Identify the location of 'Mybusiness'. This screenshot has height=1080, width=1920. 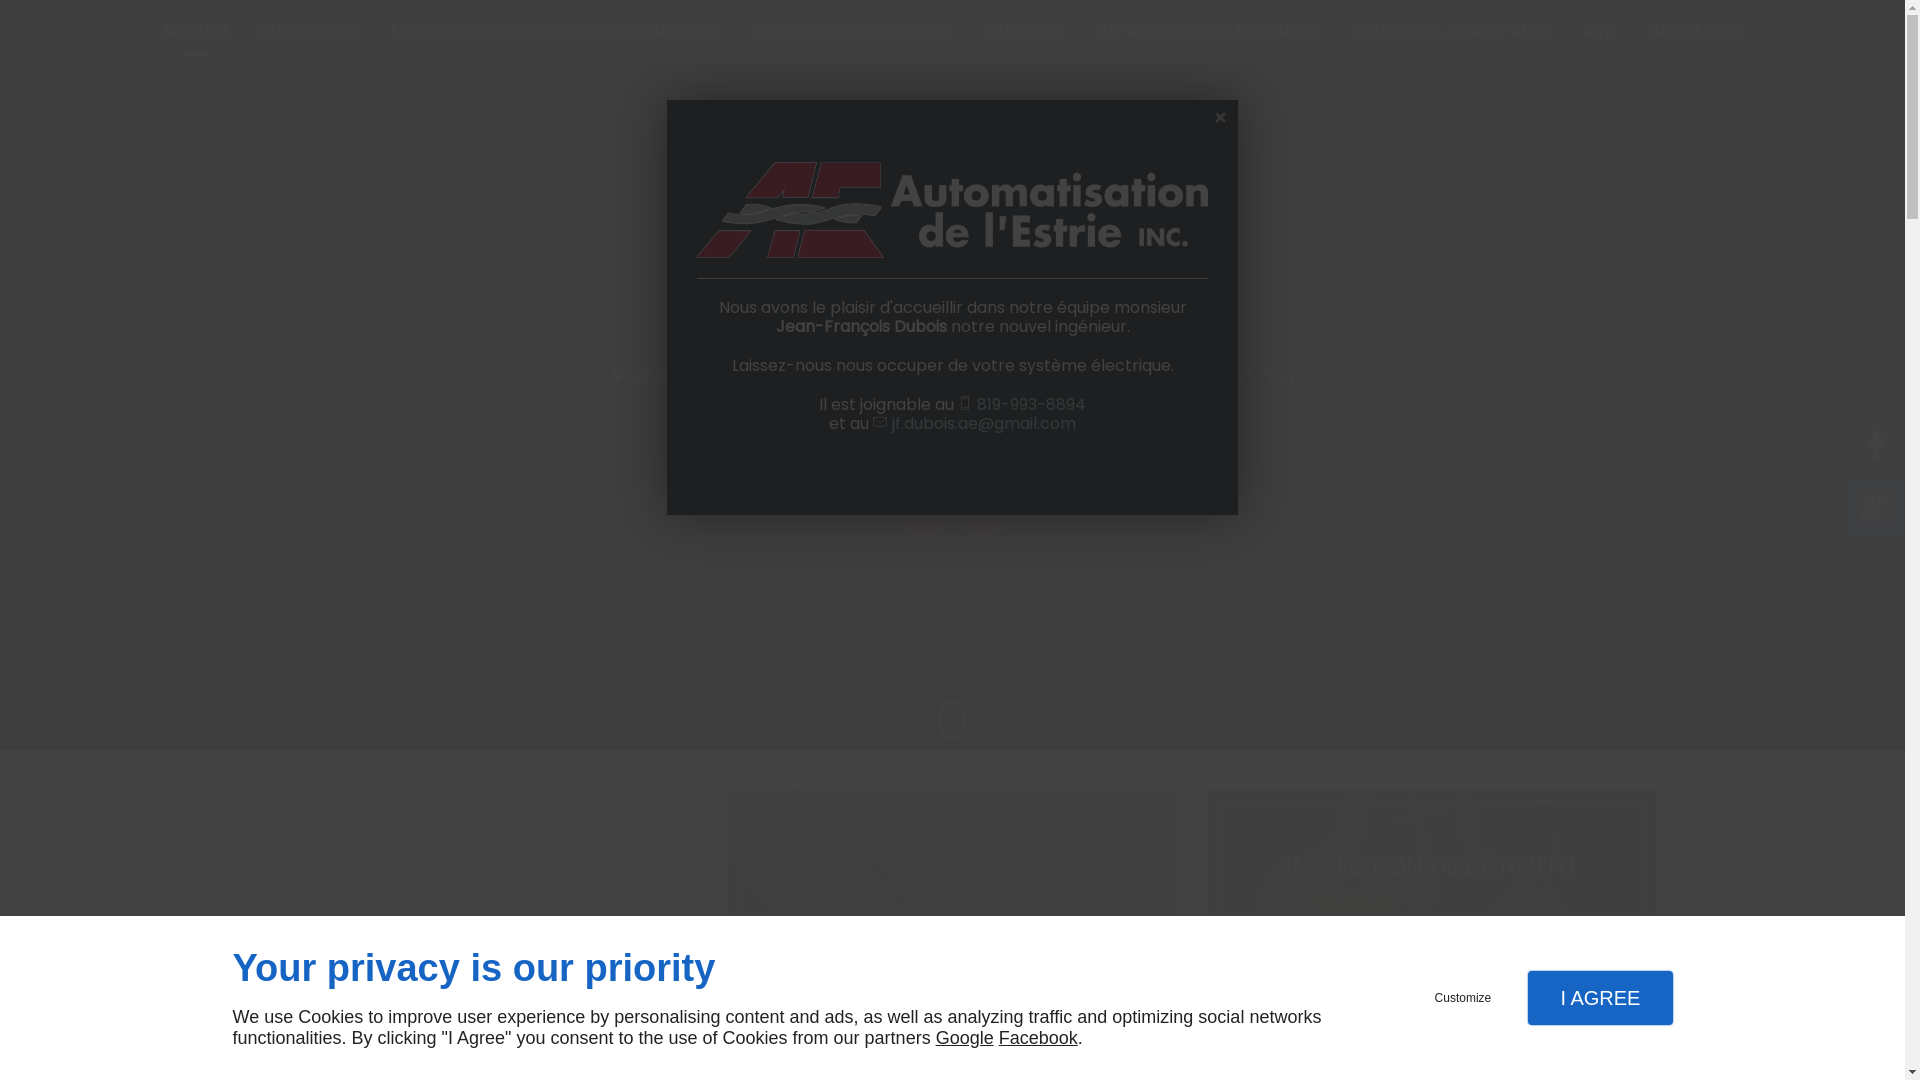
(1875, 505).